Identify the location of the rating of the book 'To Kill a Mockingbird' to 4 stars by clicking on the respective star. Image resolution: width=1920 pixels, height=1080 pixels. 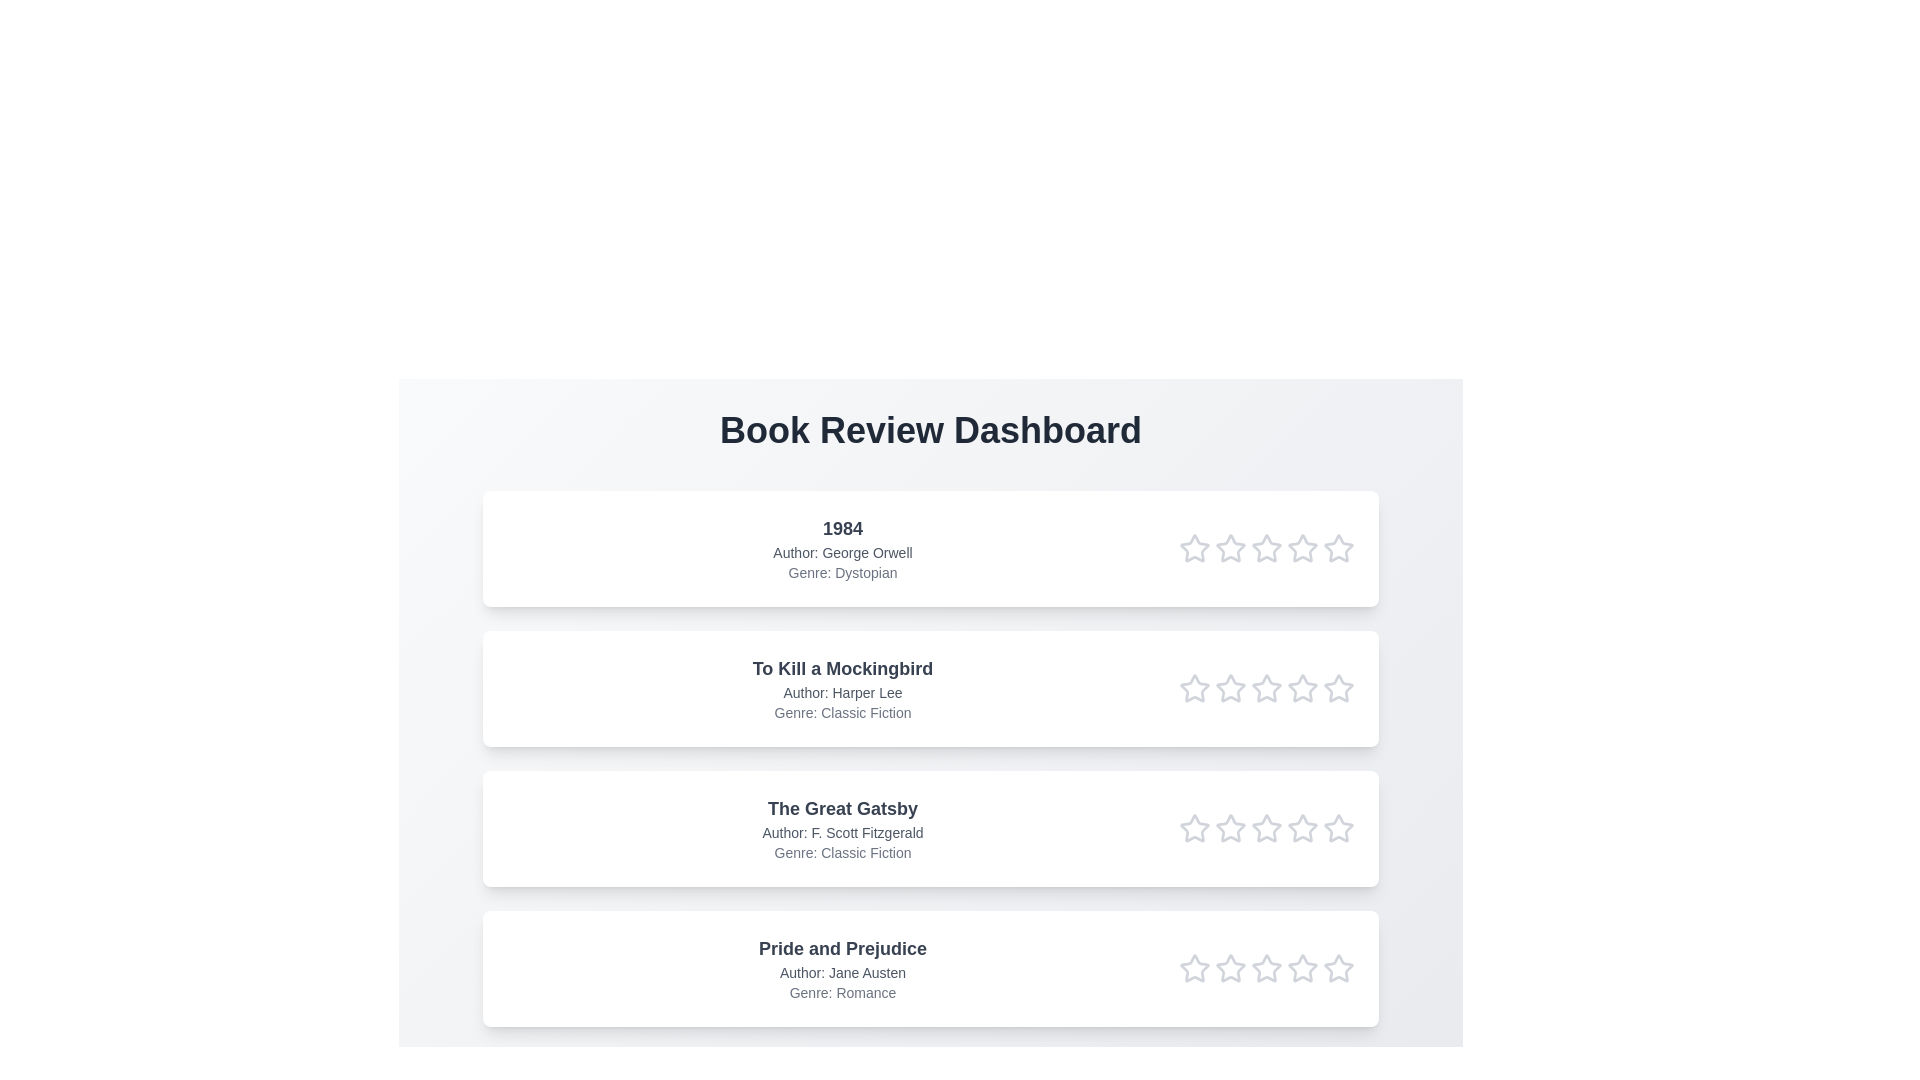
(1302, 688).